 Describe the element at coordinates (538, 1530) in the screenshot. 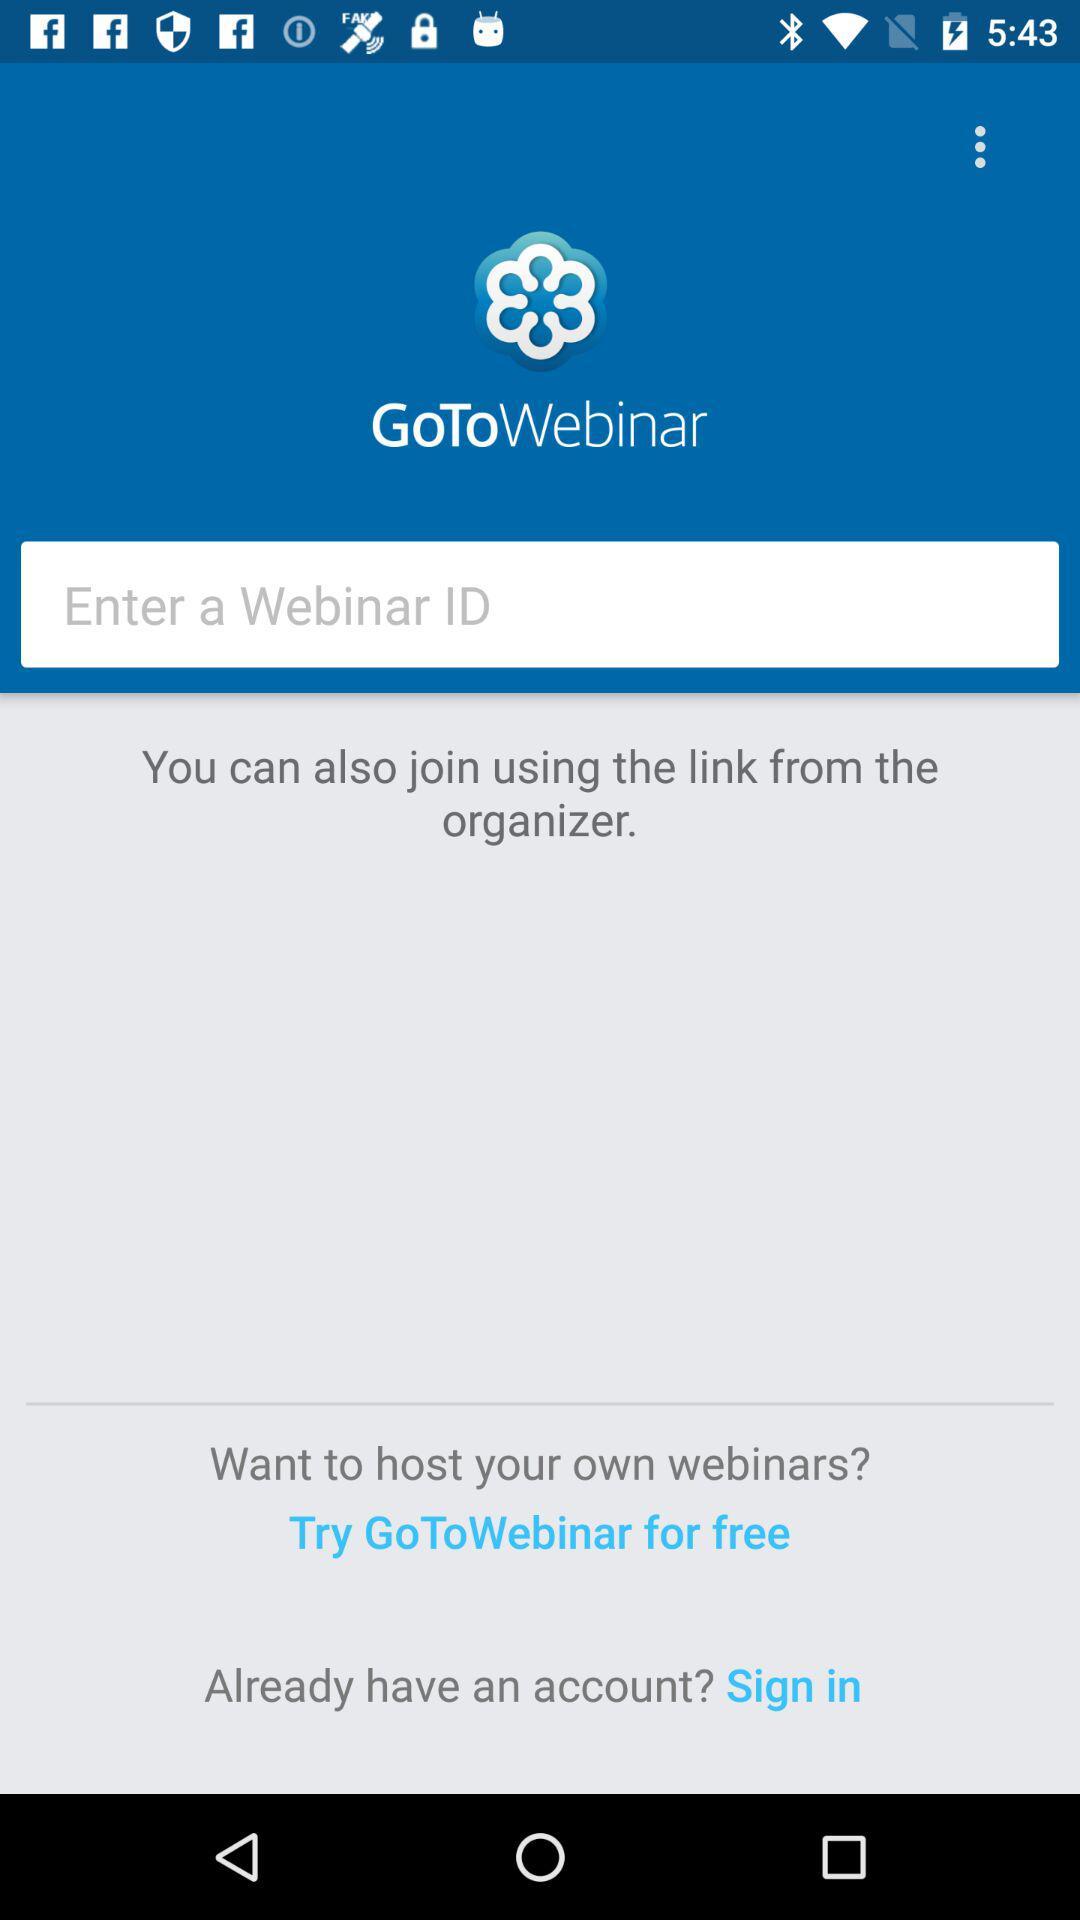

I see `try gotowebinar for icon` at that location.